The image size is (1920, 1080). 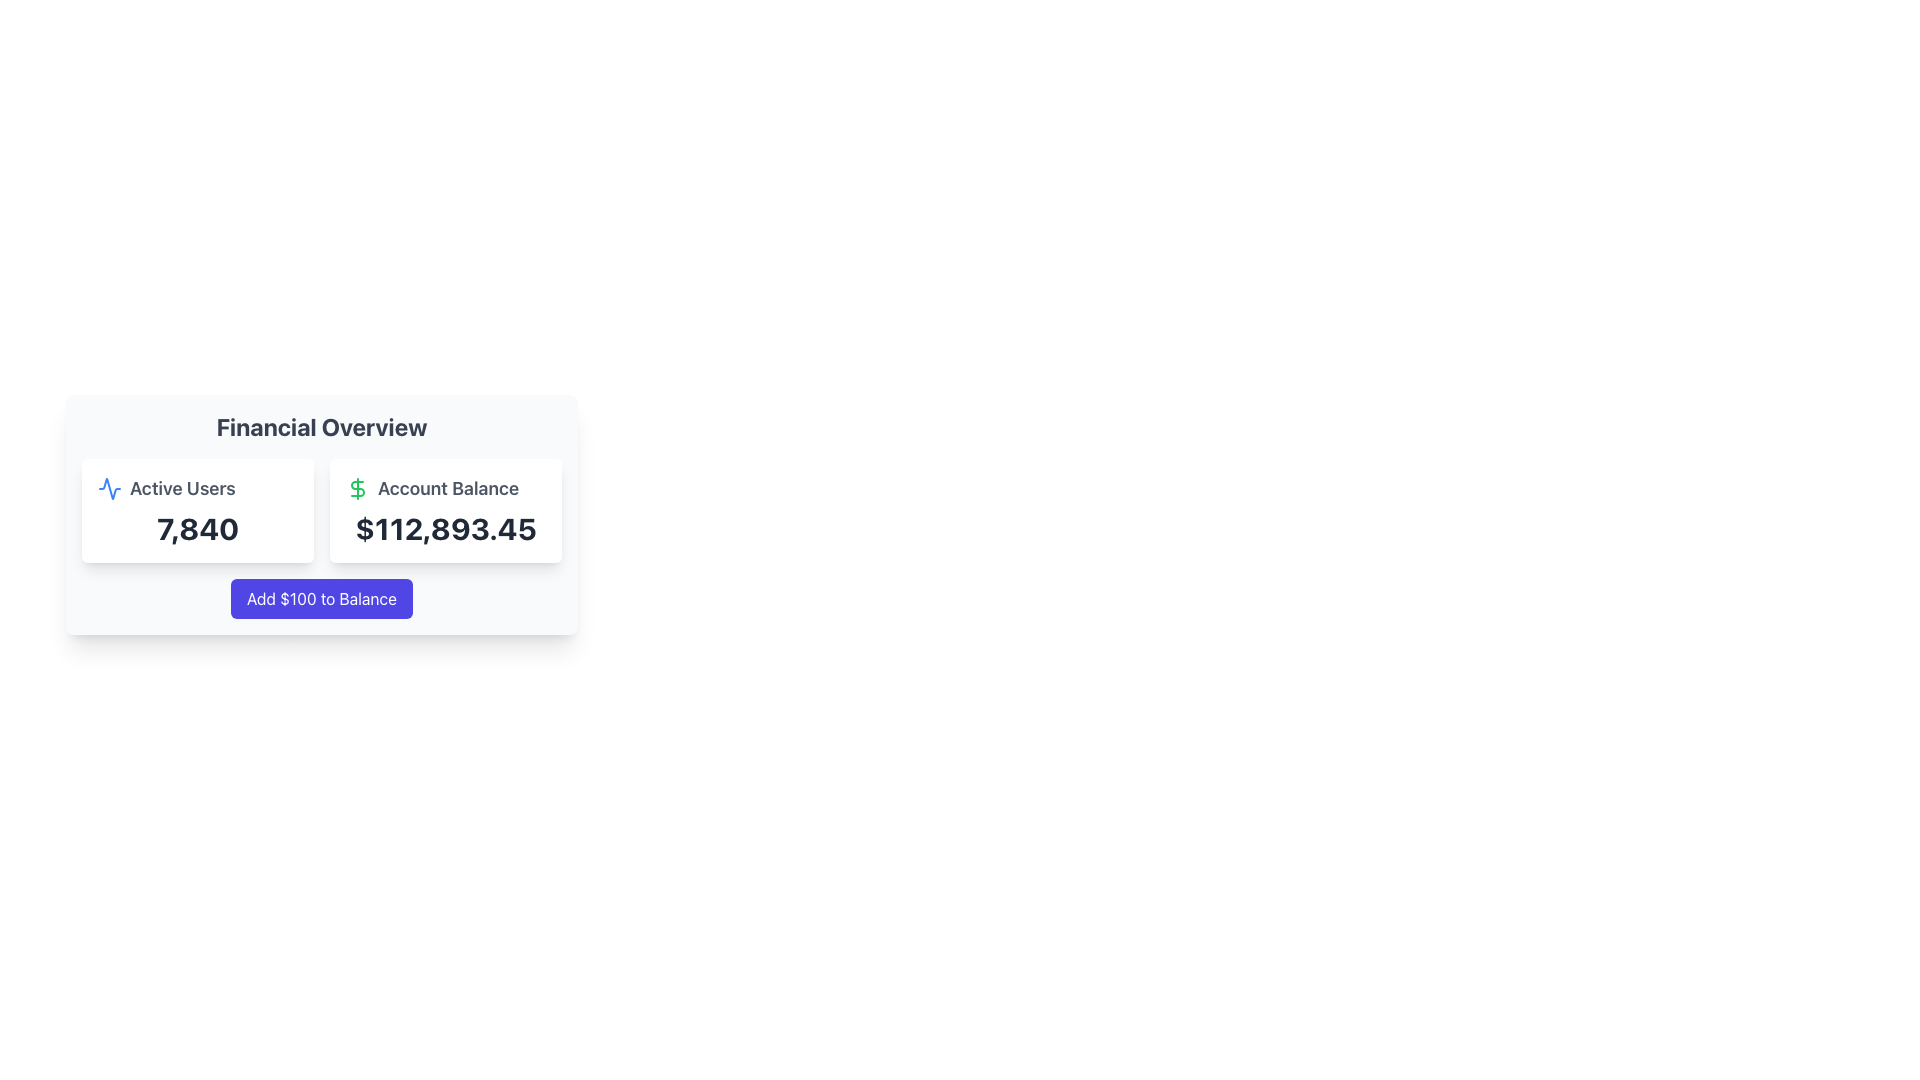 What do you see at coordinates (109, 489) in the screenshot?
I see `the small, blue-colored activity icon located to the left of the text 'Active Users' in the 'Financial Overview' panel` at bounding box center [109, 489].